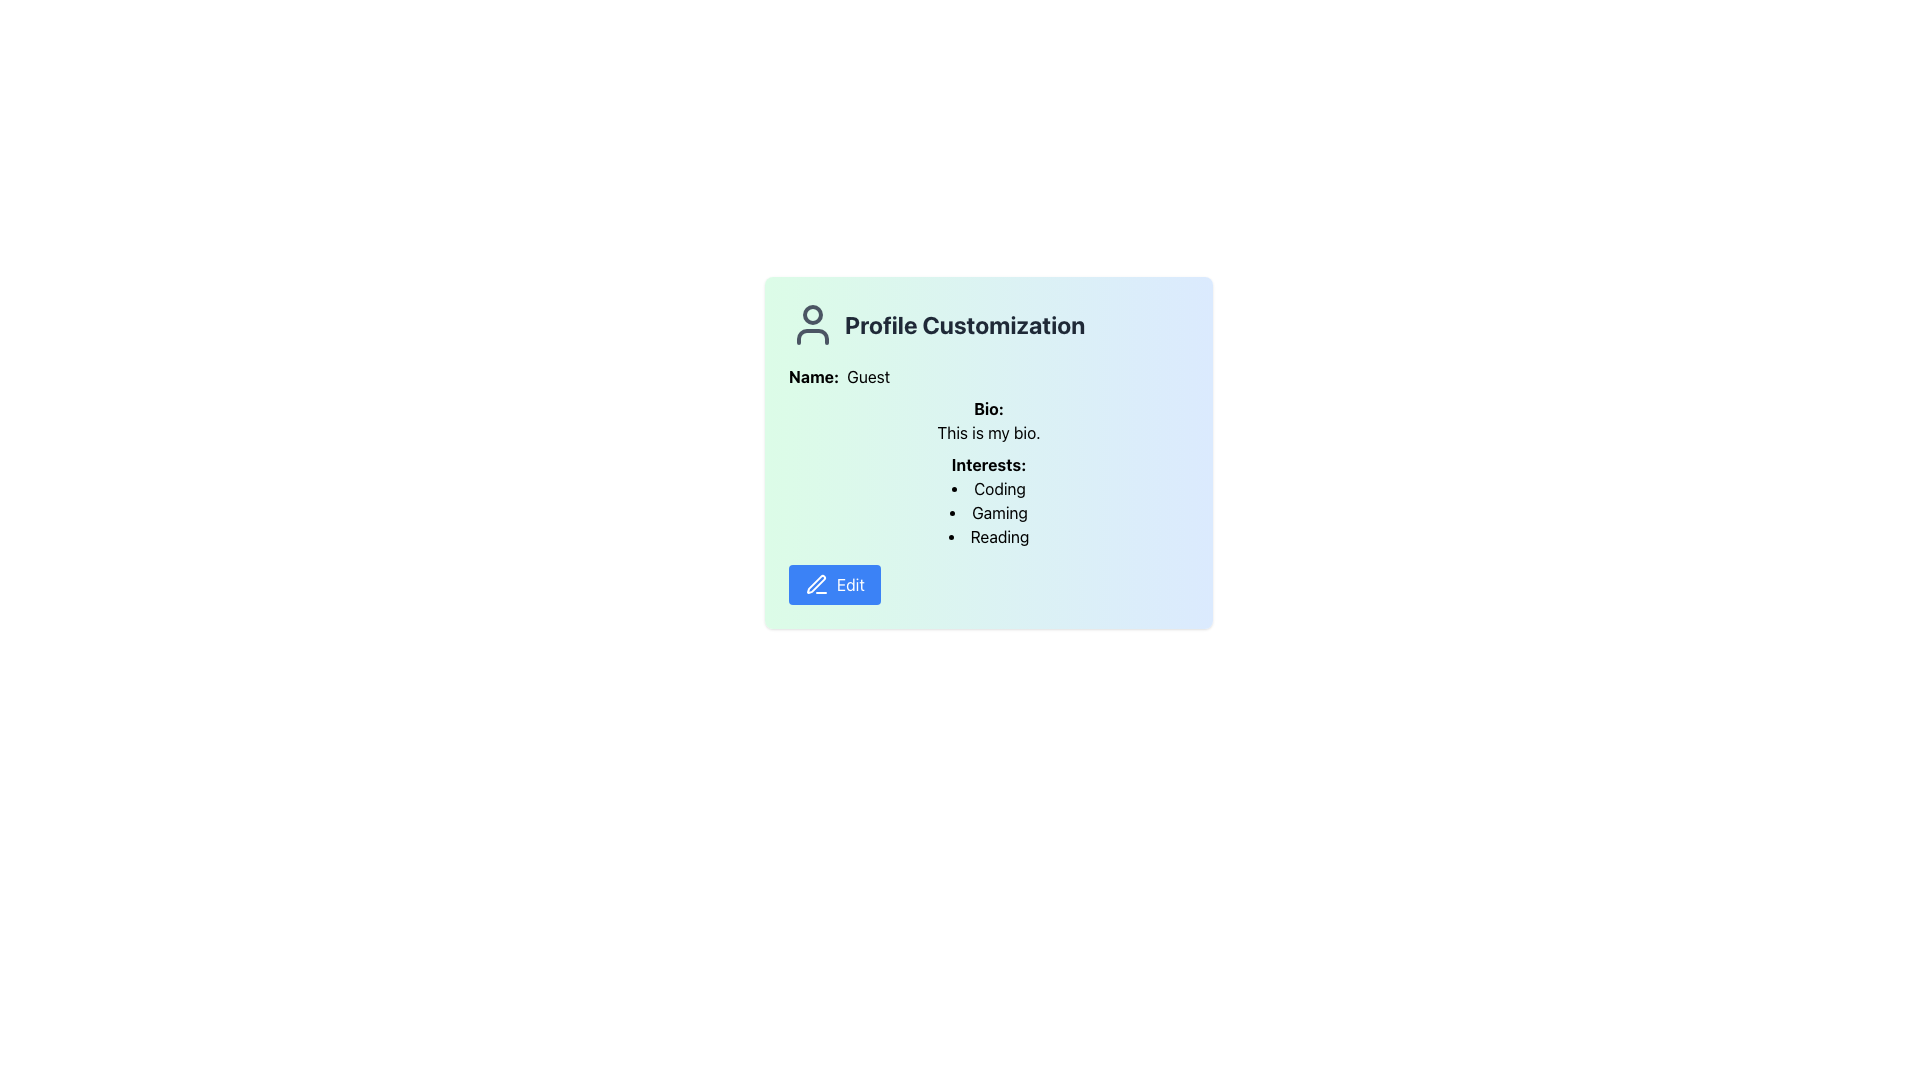 The width and height of the screenshot is (1920, 1080). I want to click on editing icon located within the 'Edit' button at the lower-left corner of the profile information card, so click(816, 585).